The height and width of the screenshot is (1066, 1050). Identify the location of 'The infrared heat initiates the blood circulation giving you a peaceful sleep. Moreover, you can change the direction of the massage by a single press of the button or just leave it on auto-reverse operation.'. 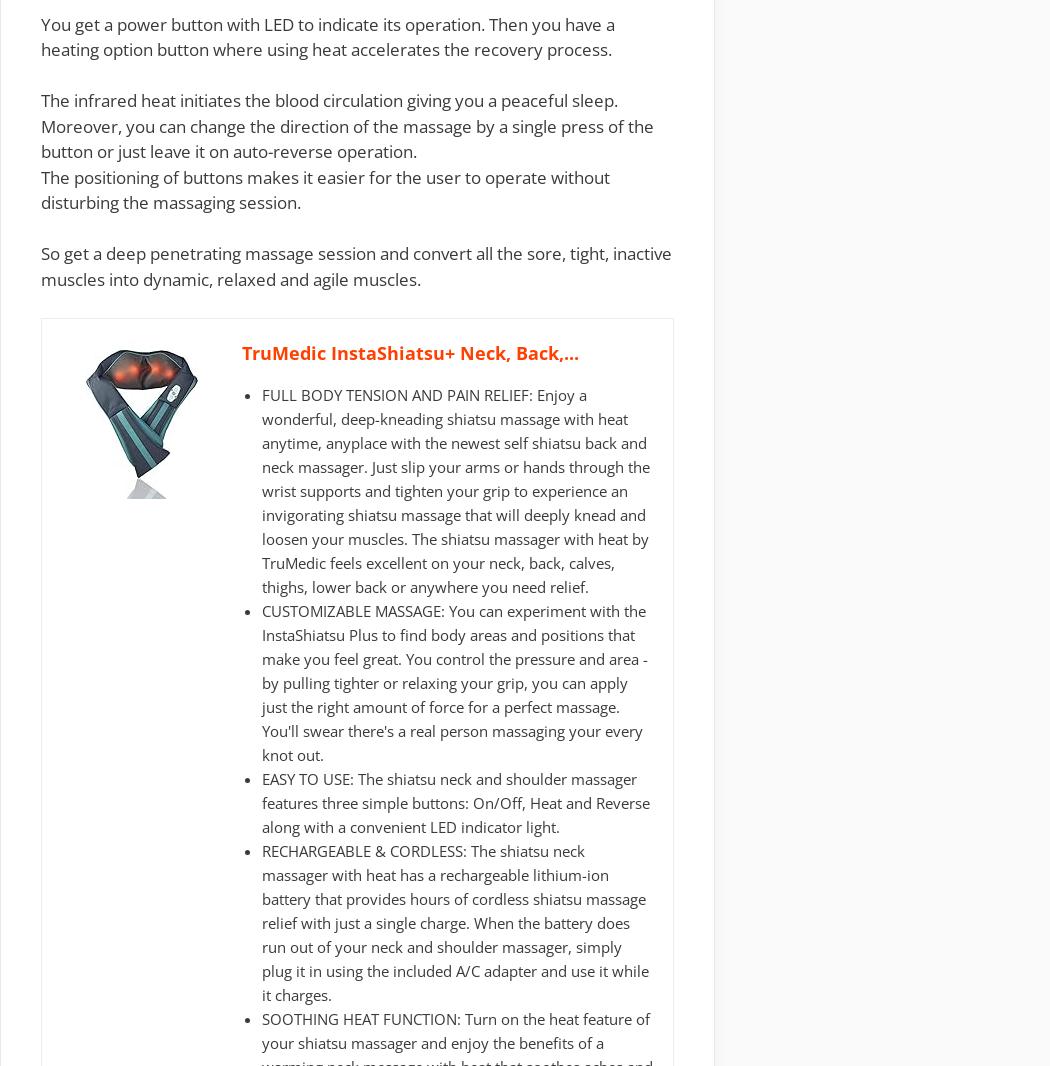
(346, 125).